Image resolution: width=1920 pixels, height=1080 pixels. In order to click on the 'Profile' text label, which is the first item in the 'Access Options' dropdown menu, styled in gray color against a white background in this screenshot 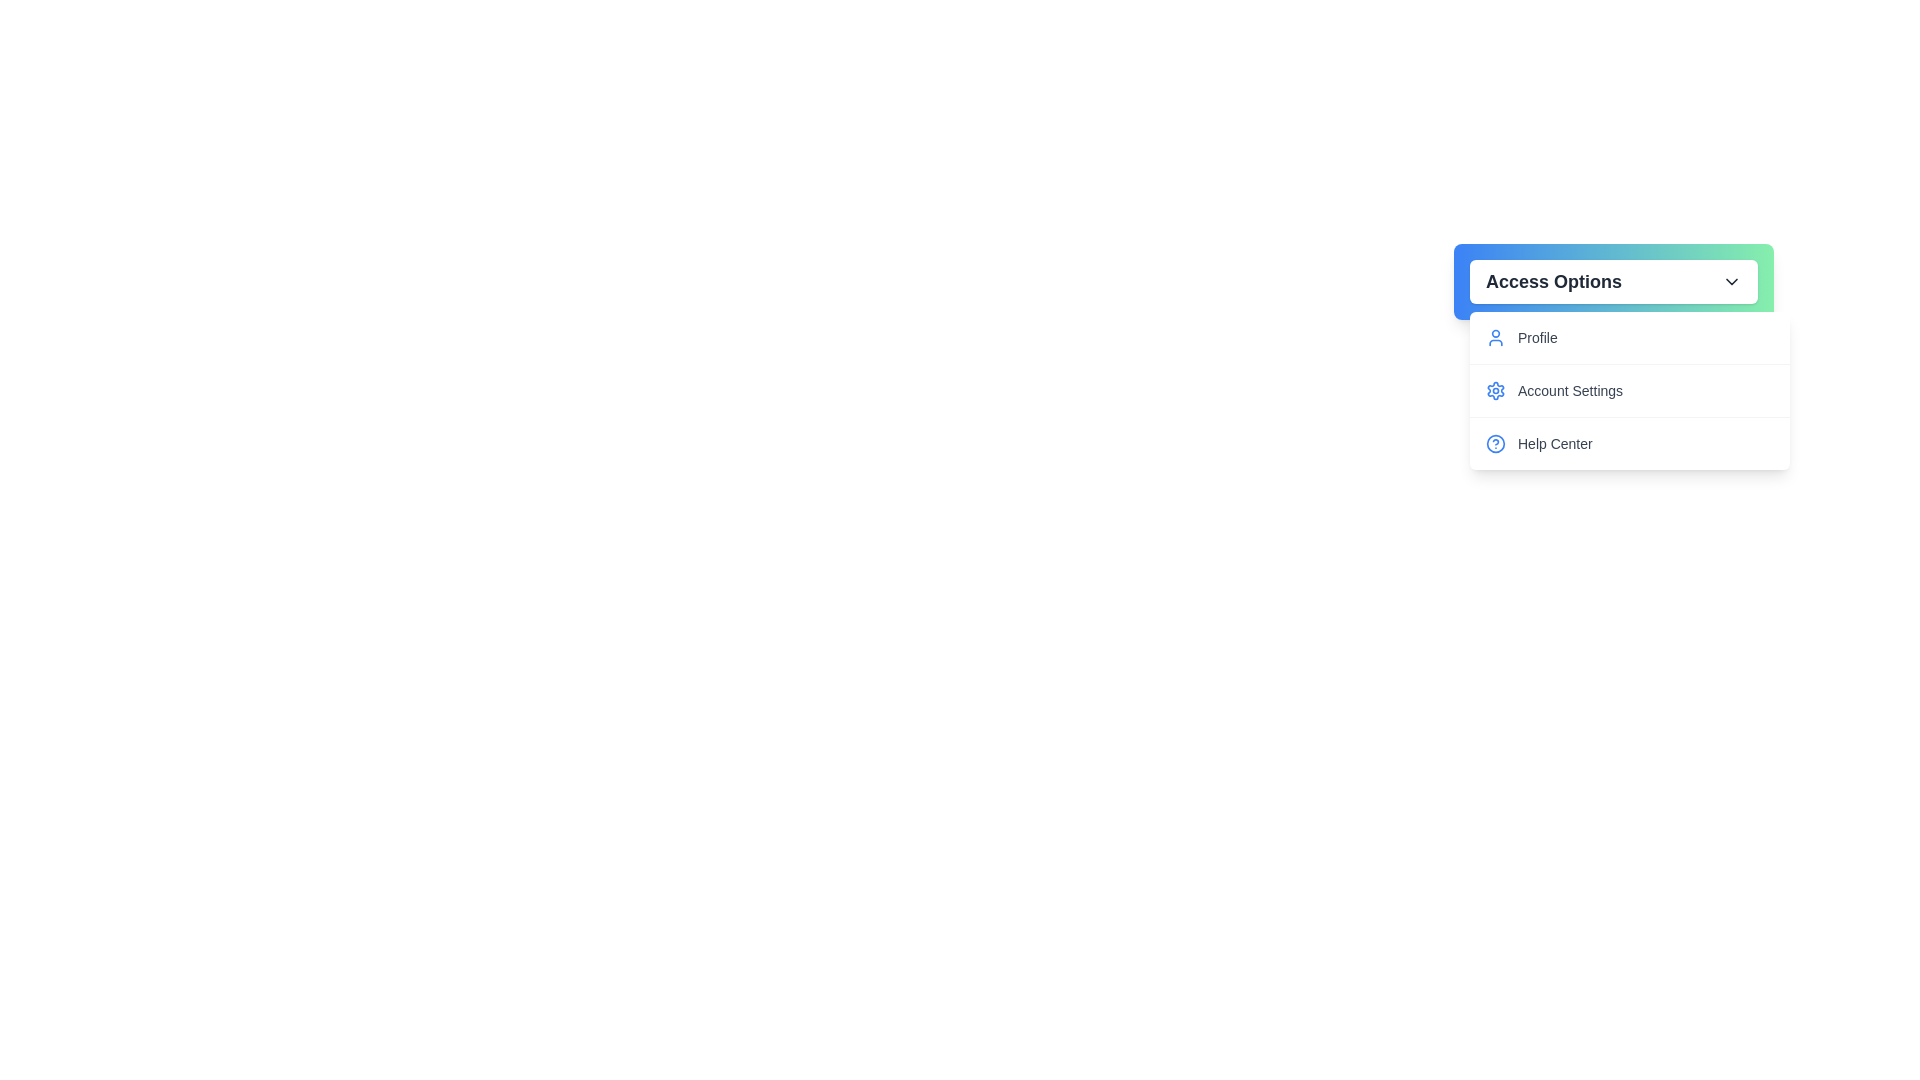, I will do `click(1536, 337)`.